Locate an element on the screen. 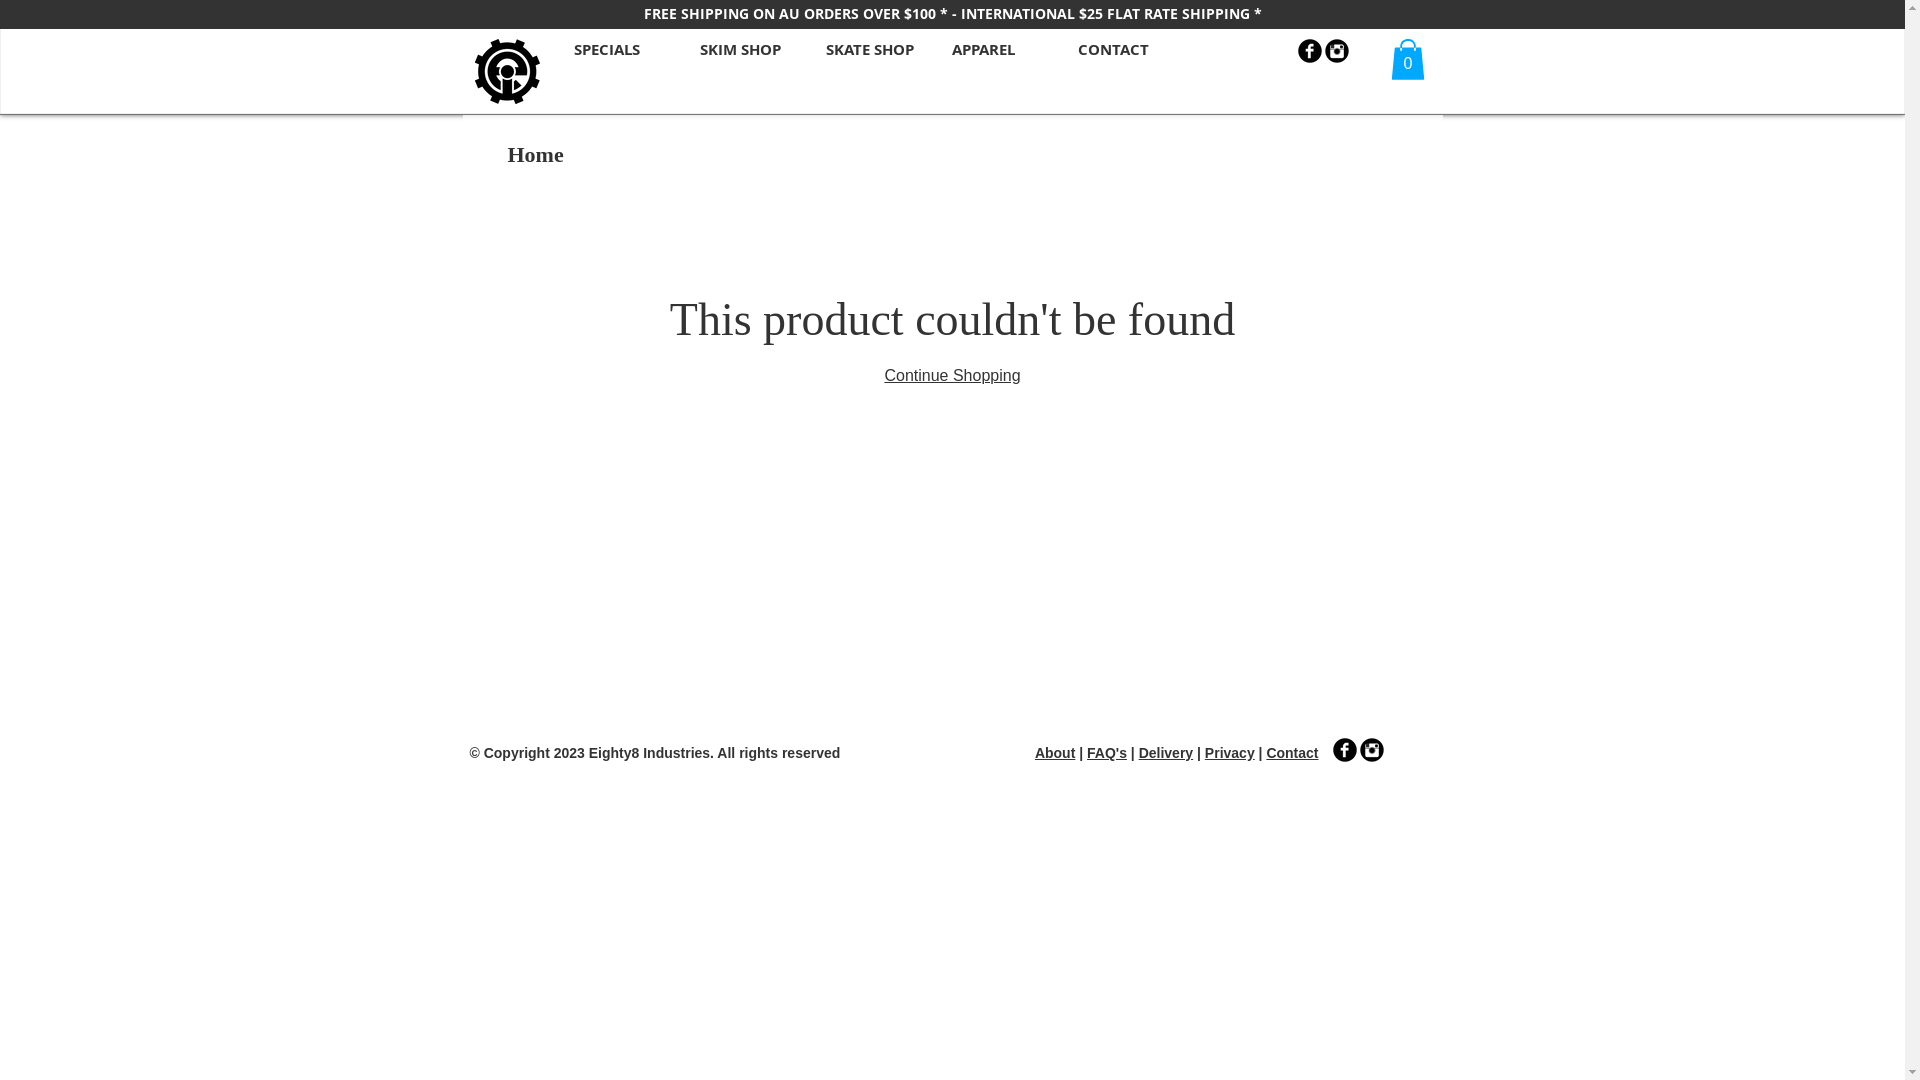 The width and height of the screenshot is (1920, 1080). 'About' is located at coordinates (1054, 752).